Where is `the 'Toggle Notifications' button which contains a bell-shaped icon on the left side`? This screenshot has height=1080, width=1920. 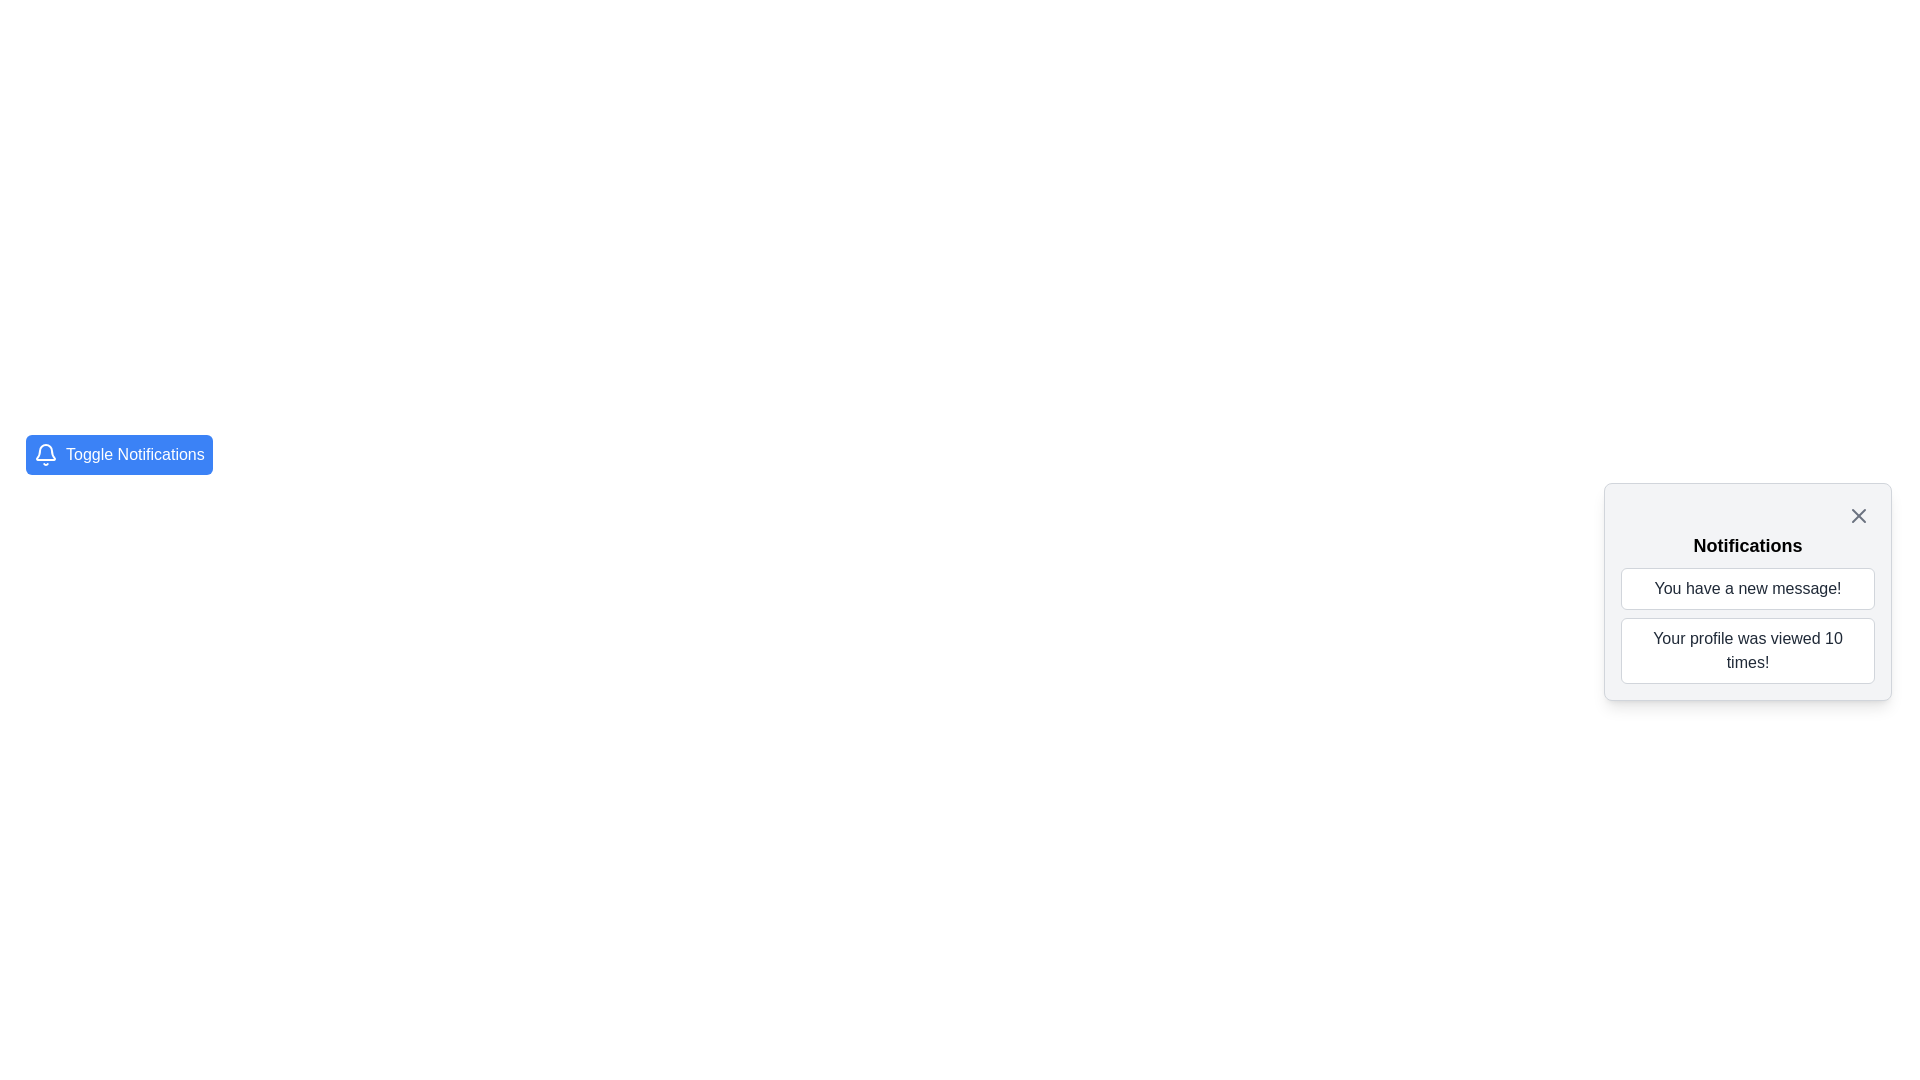
the 'Toggle Notifications' button which contains a bell-shaped icon on the left side is located at coordinates (46, 455).